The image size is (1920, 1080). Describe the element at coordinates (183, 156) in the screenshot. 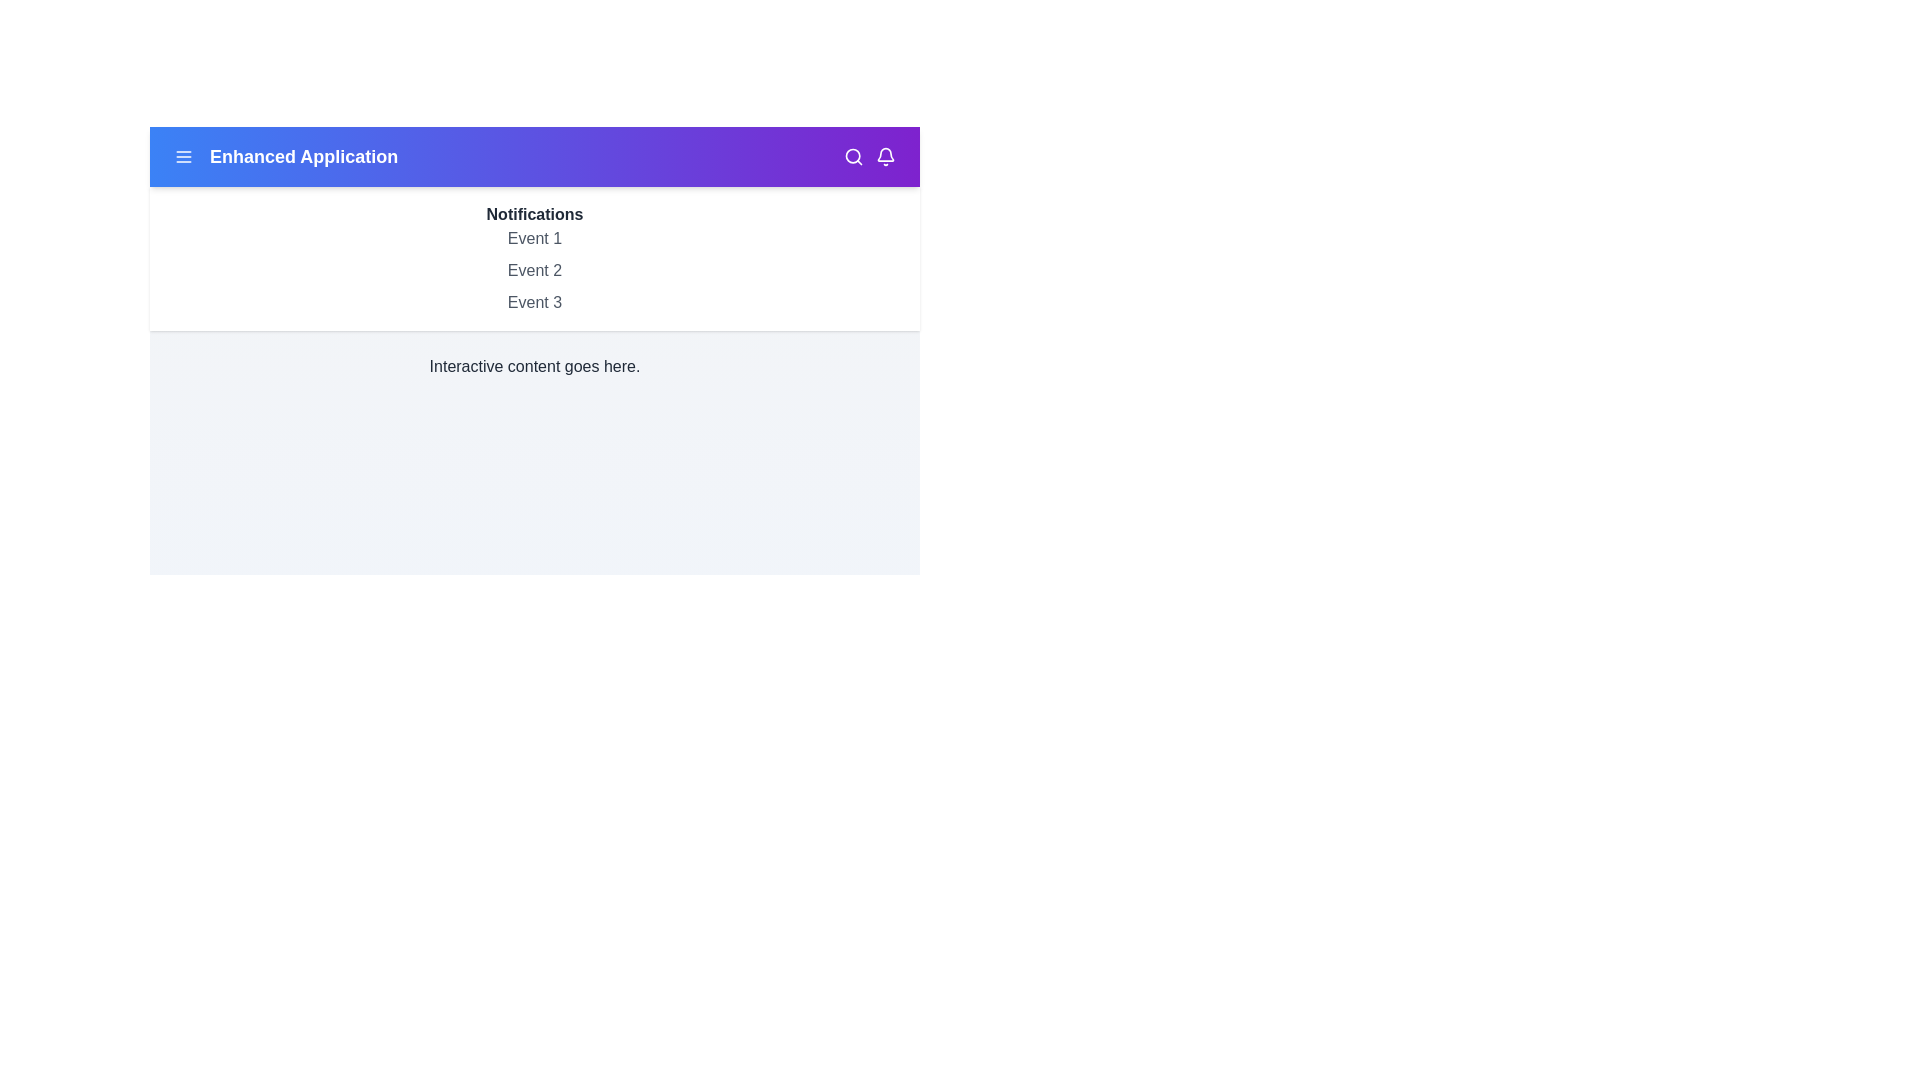

I see `the menu icon to access the menu` at that location.